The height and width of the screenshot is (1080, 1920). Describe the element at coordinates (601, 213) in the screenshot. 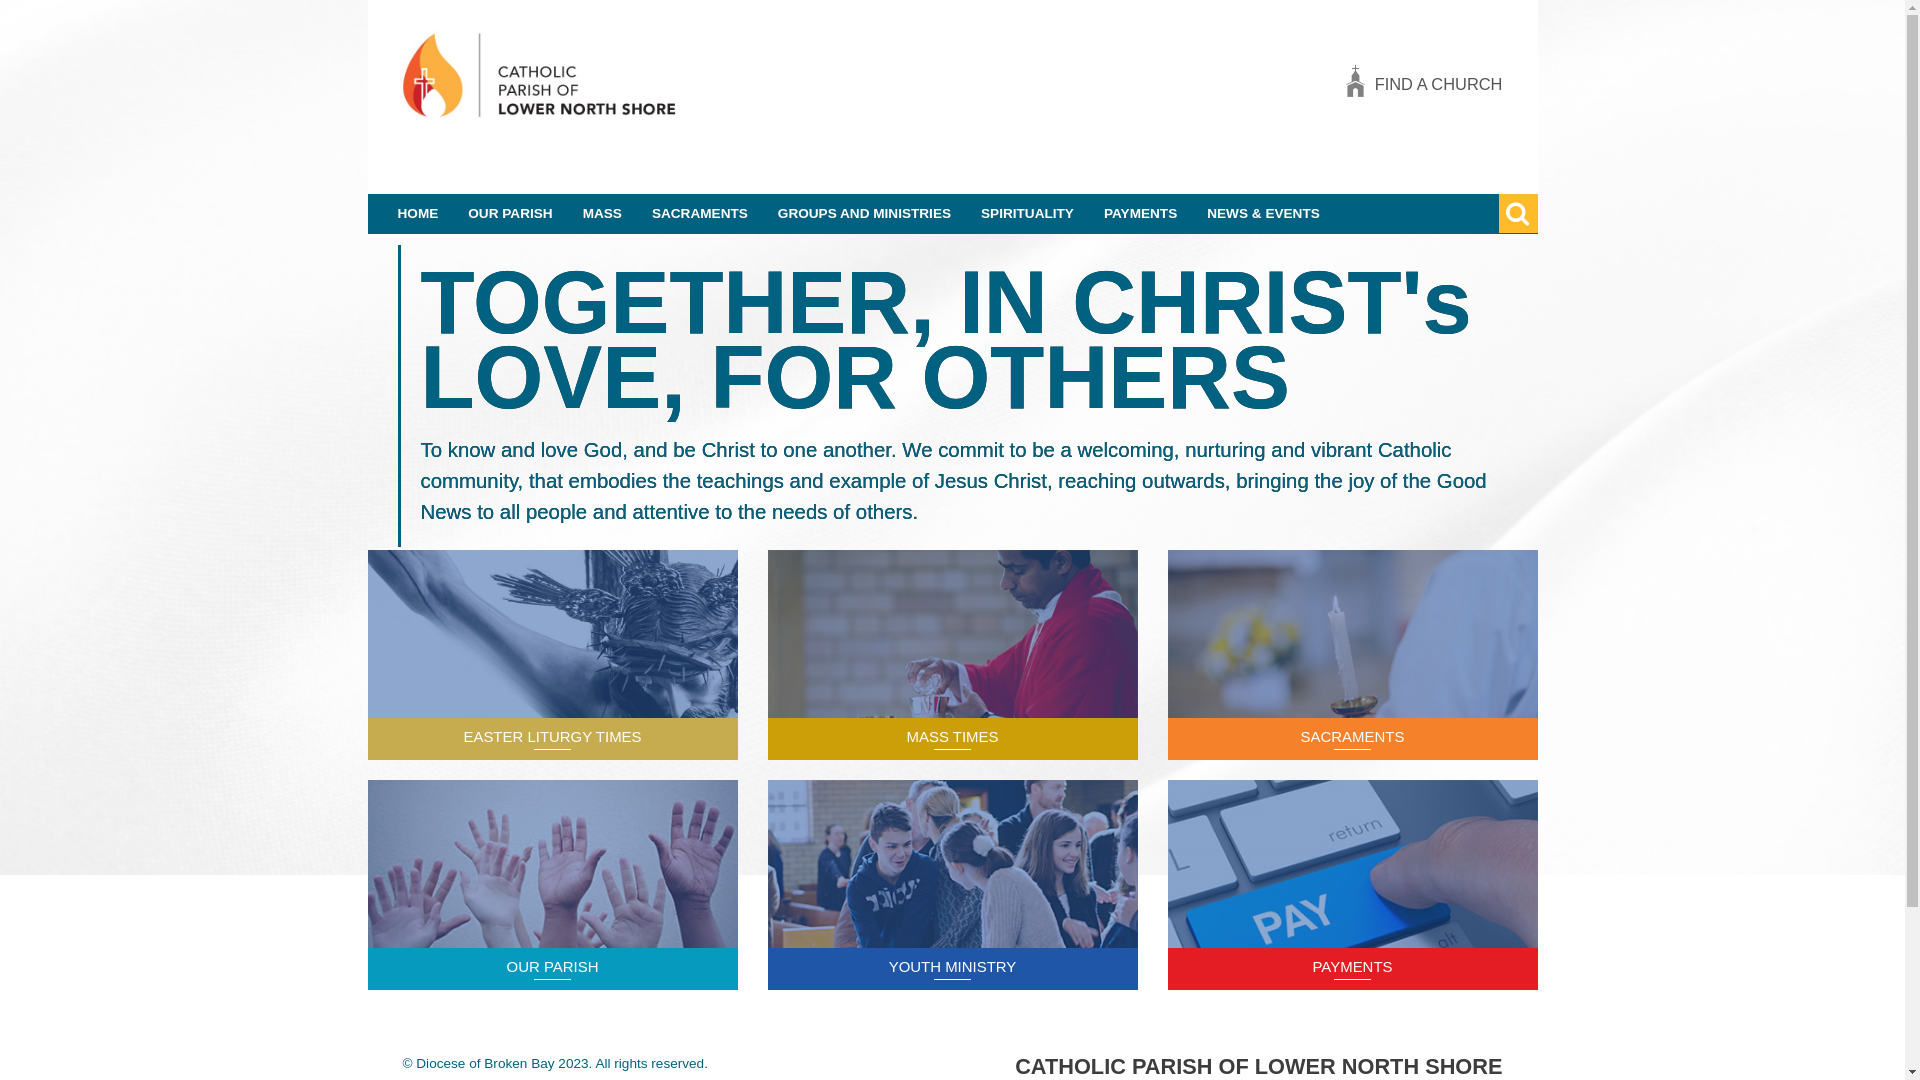

I see `'MASS'` at that location.